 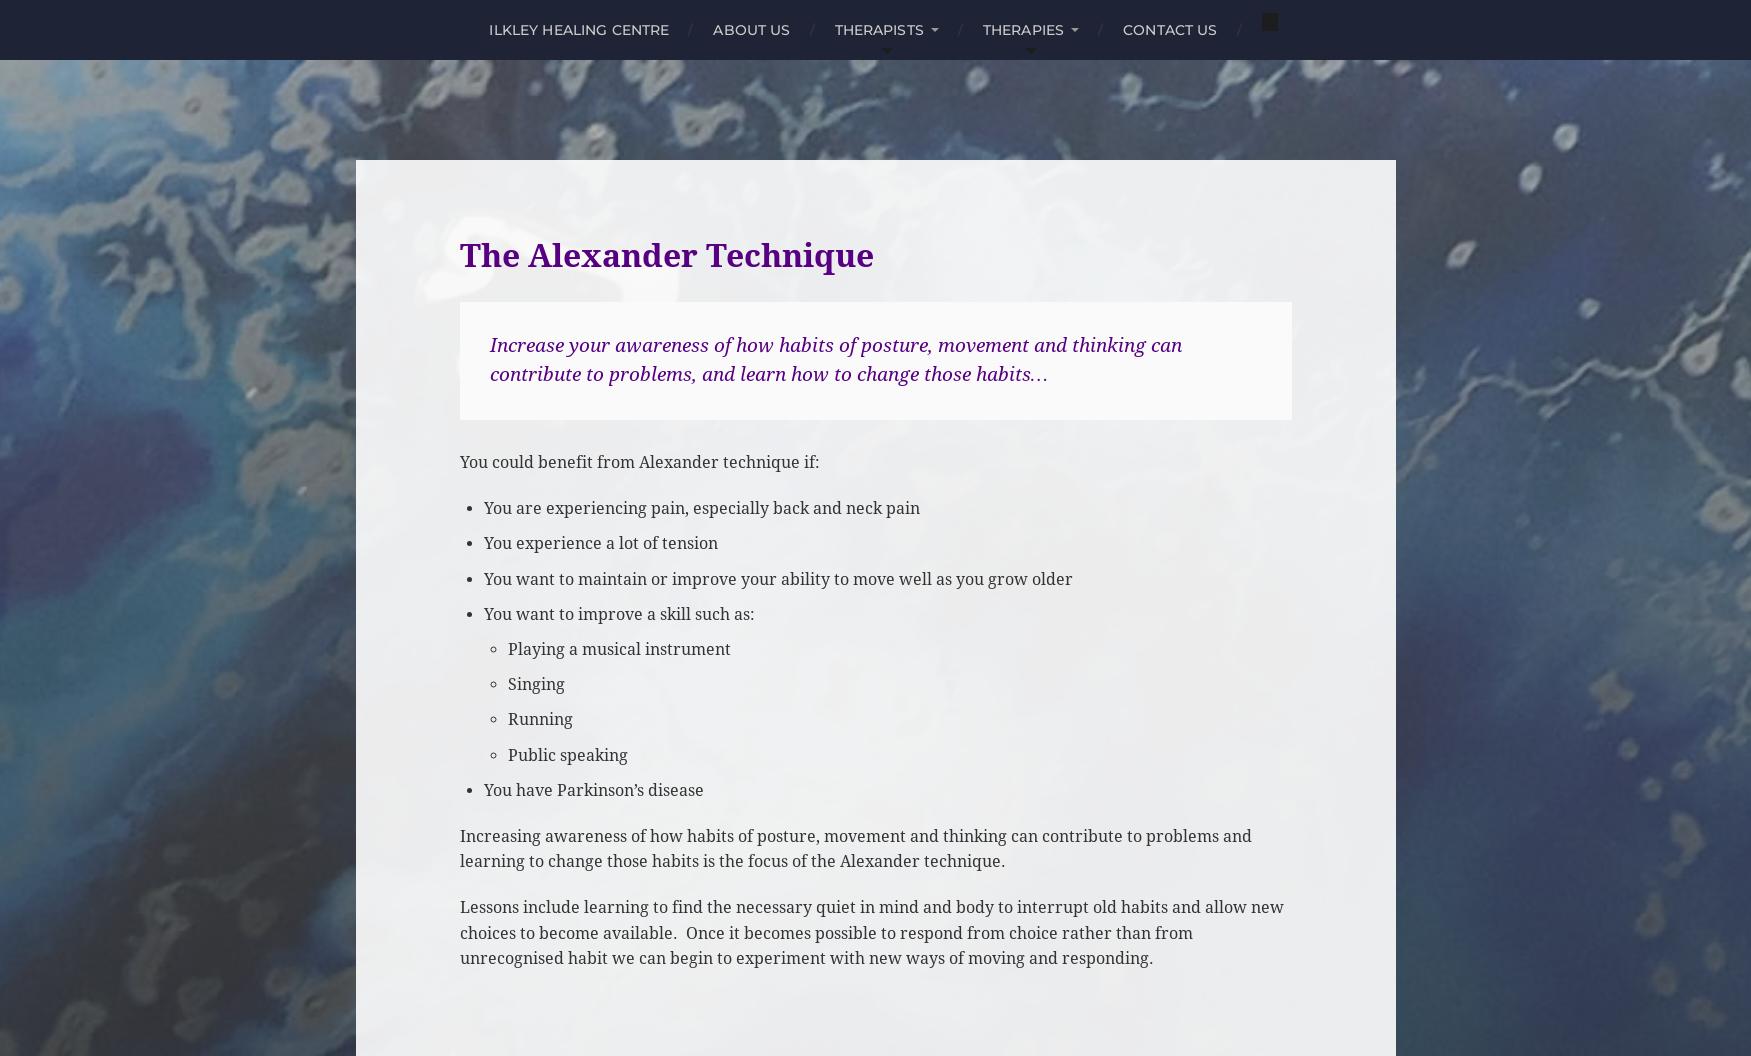 I want to click on 'Increasing awareness of how habits of posture, movement and thinking can contribute to problems and learning to change those habits is the focus of the Alexander technique.', so click(x=855, y=848).